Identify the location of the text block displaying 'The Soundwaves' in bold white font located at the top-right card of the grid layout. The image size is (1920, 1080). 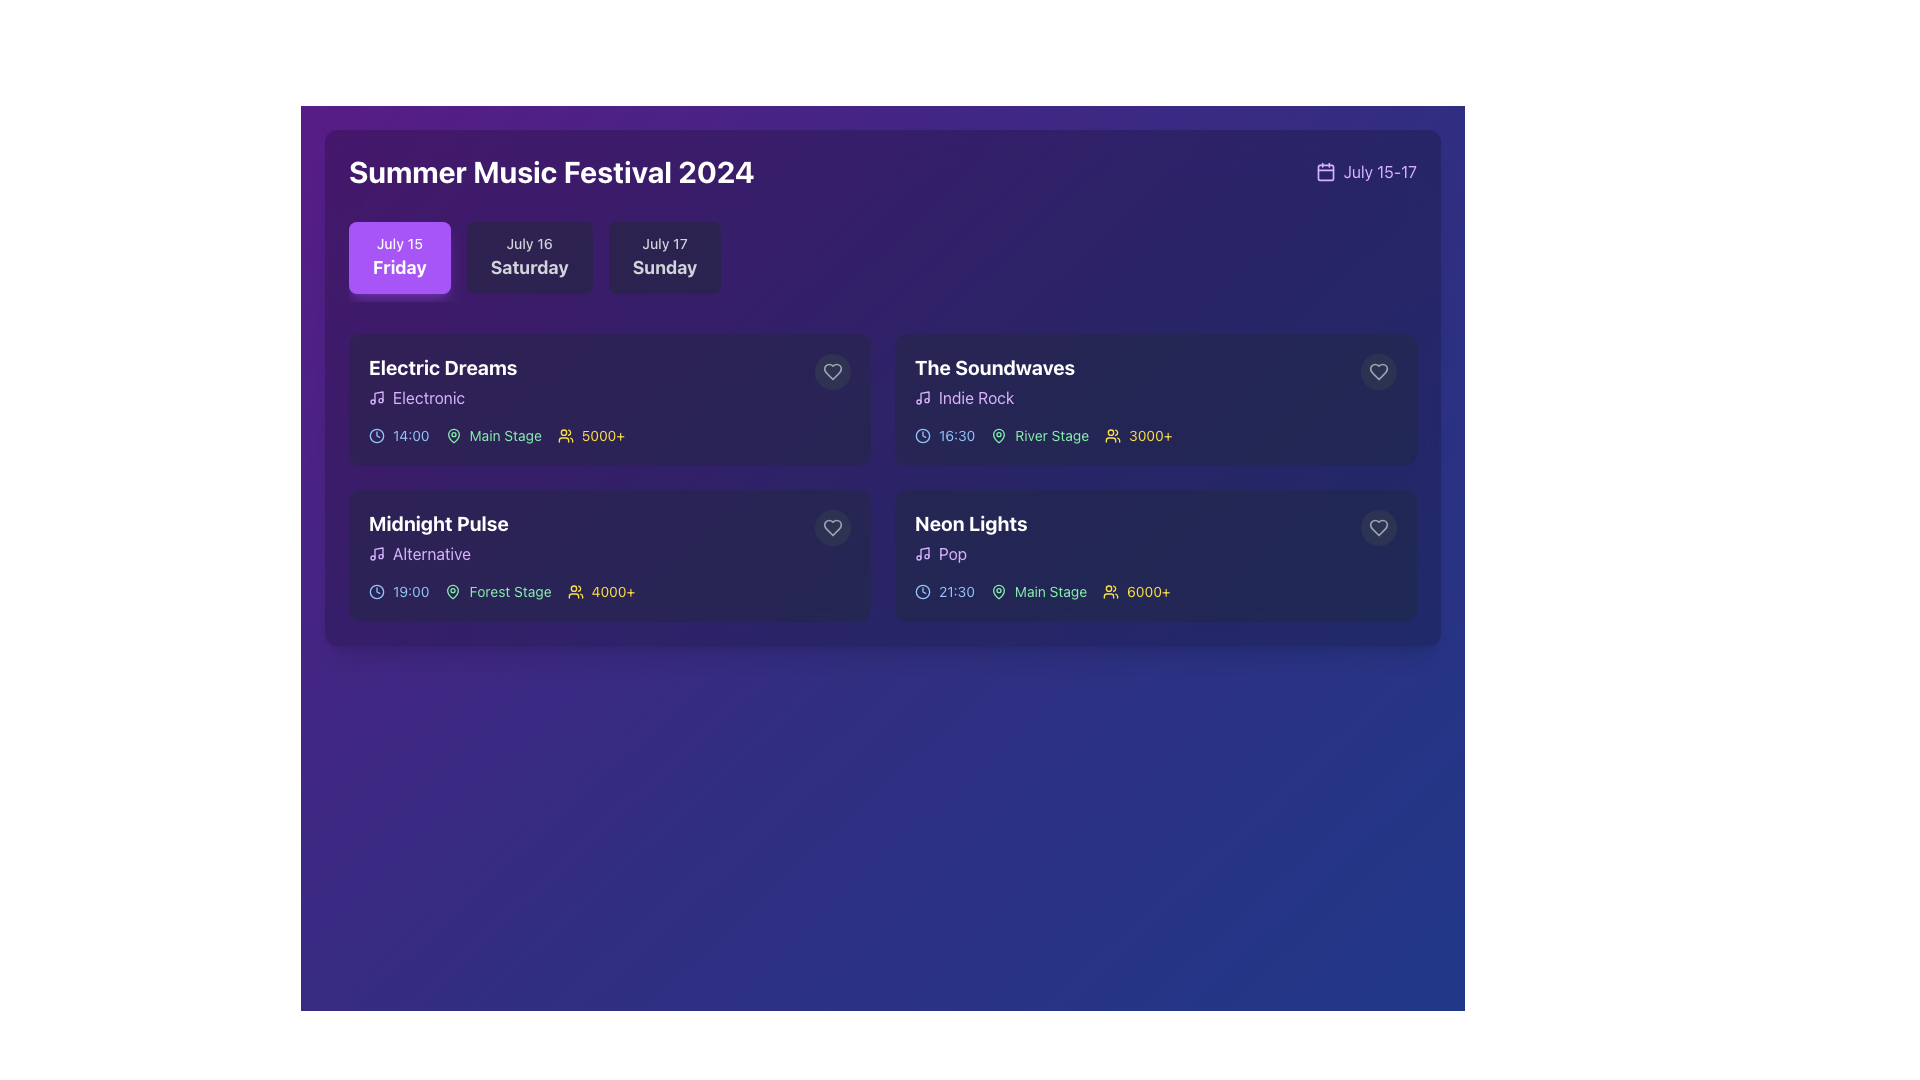
(995, 381).